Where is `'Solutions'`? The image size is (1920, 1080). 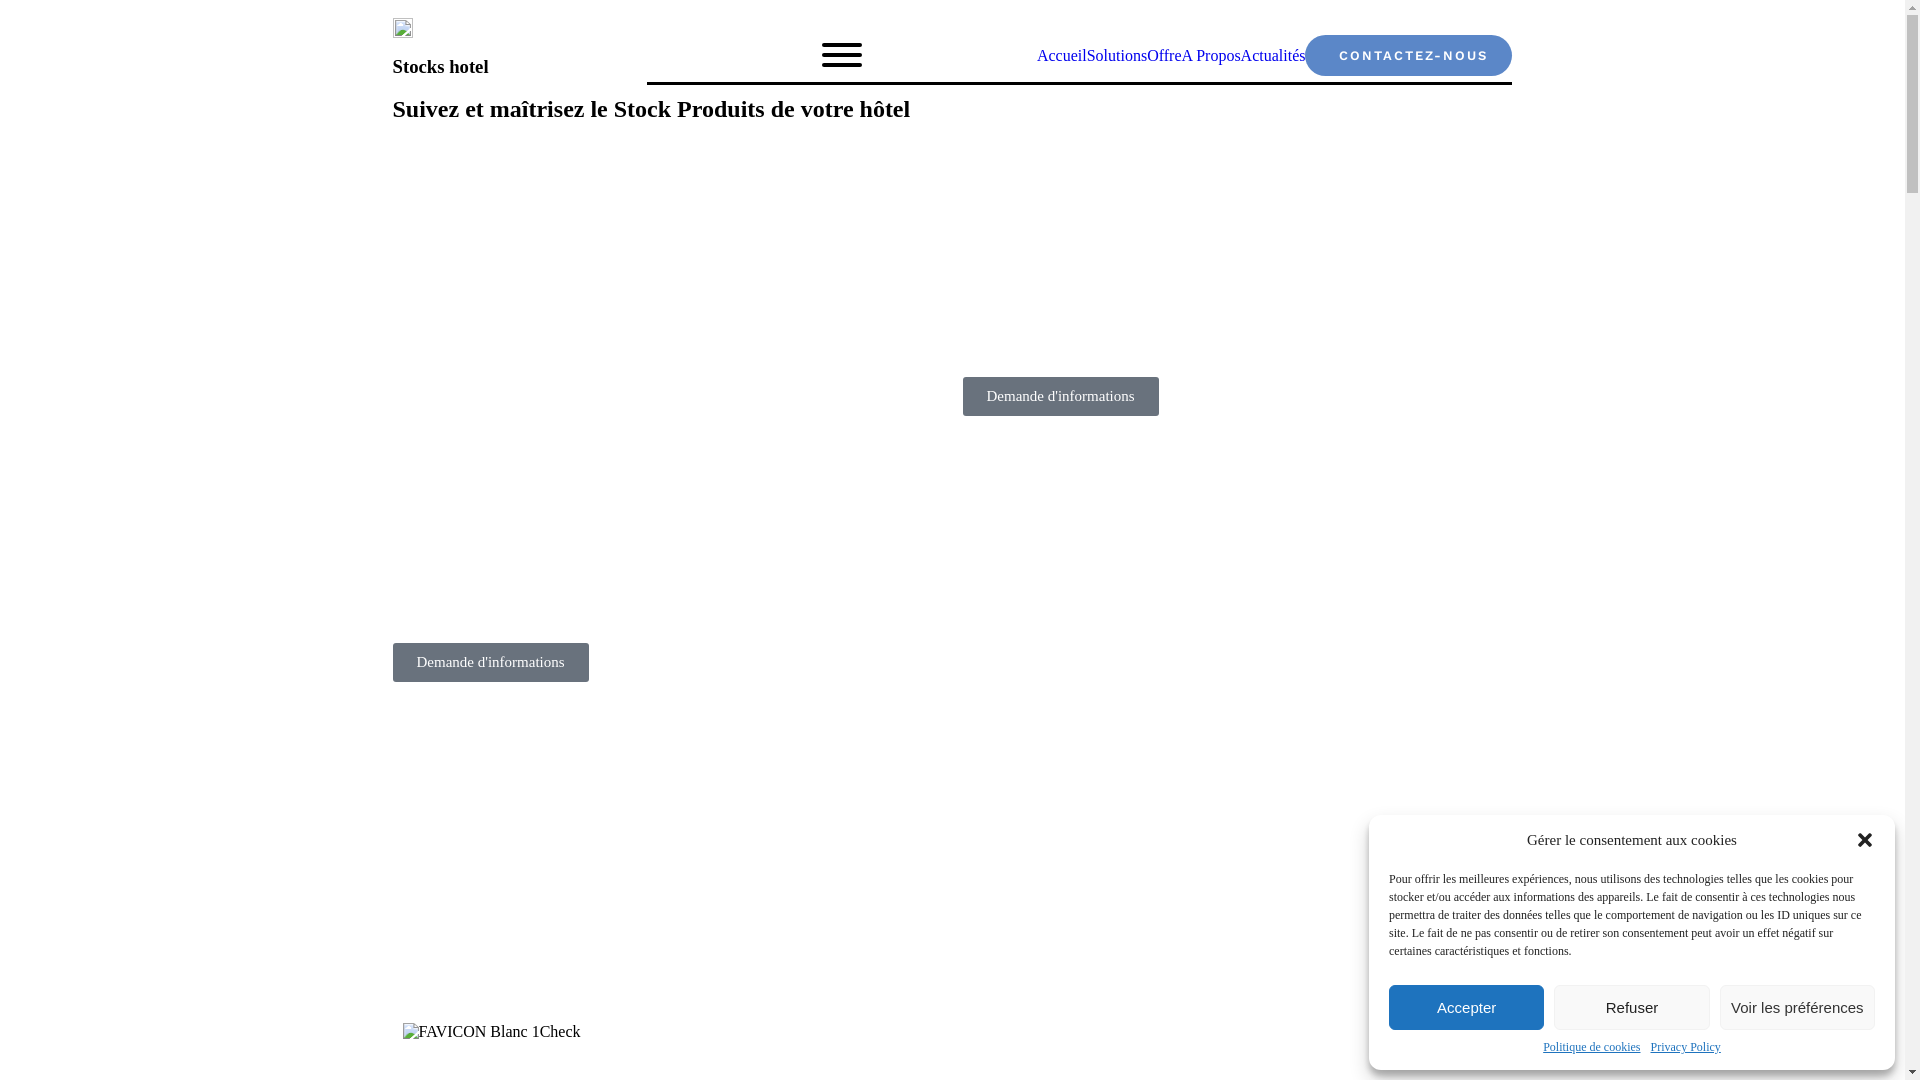 'Solutions' is located at coordinates (1116, 54).